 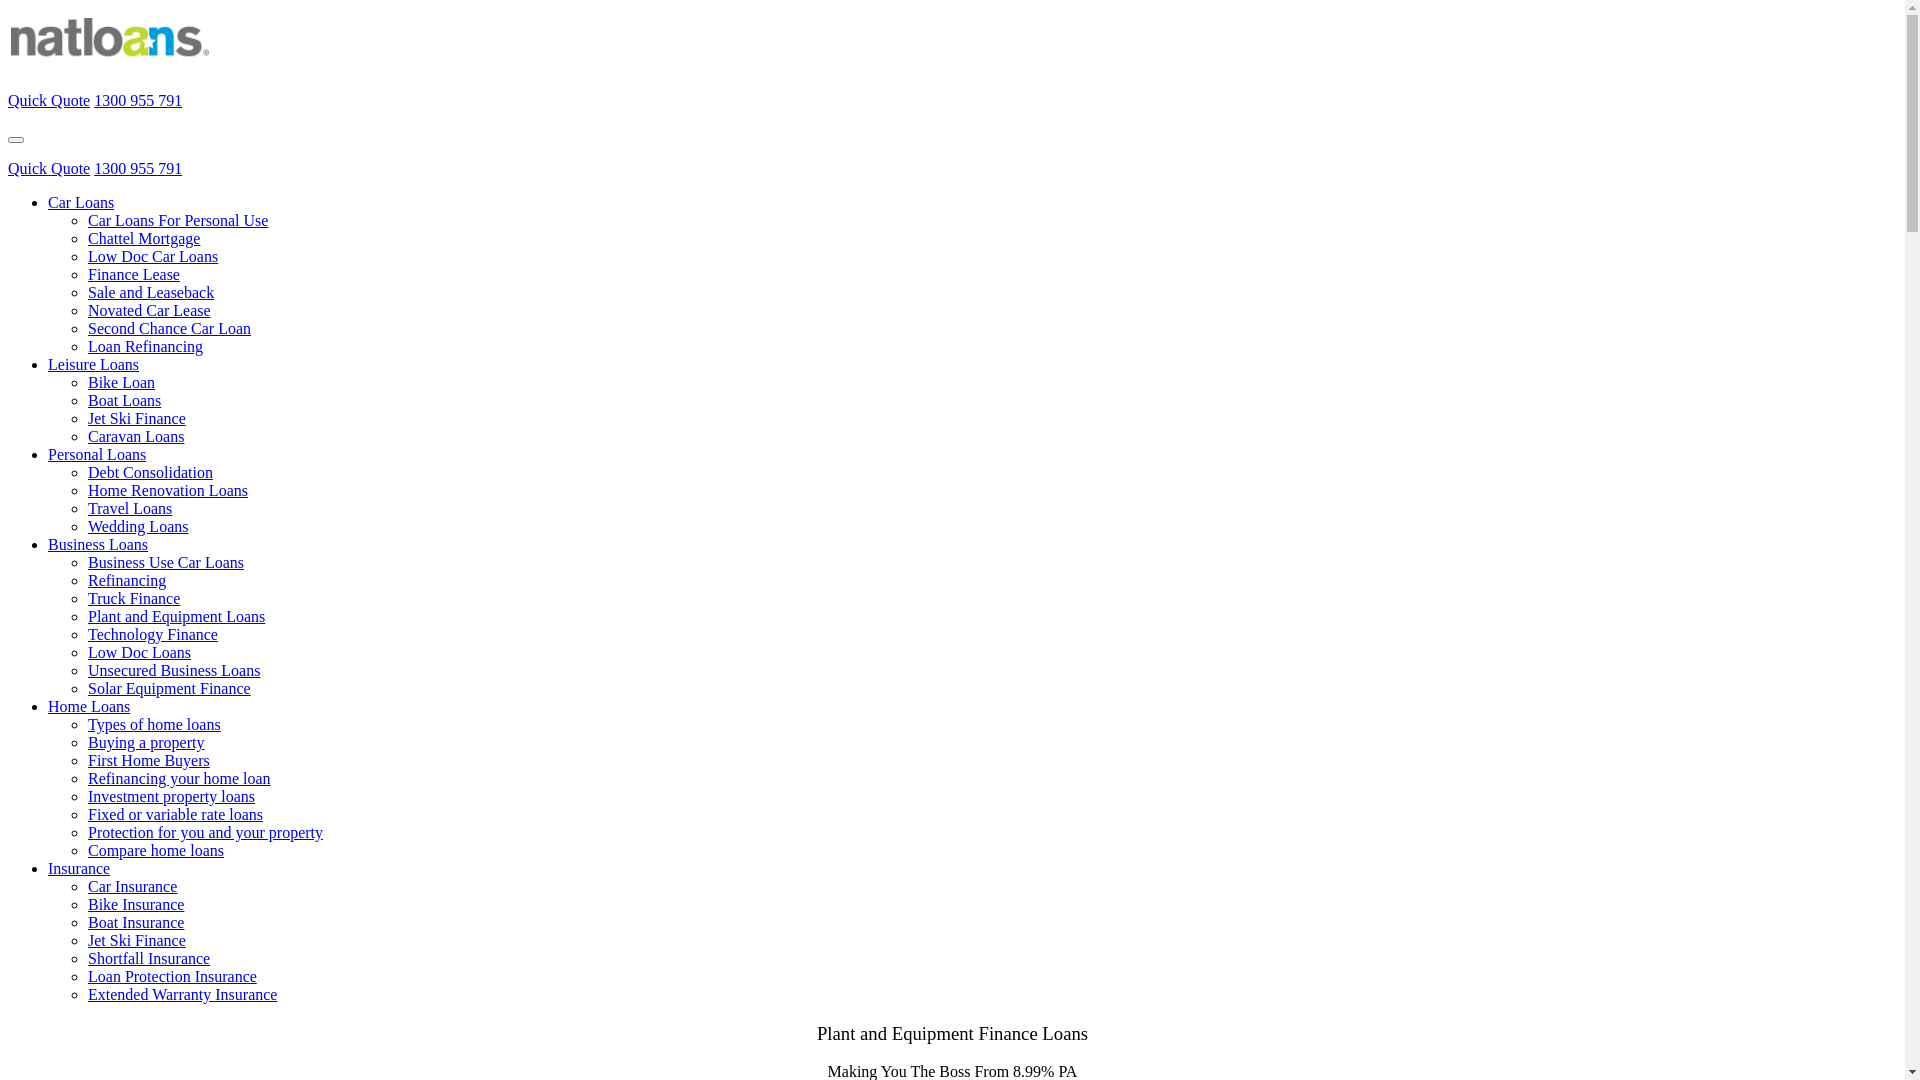 What do you see at coordinates (168, 490) in the screenshot?
I see `'Home Renovation Loans'` at bounding box center [168, 490].